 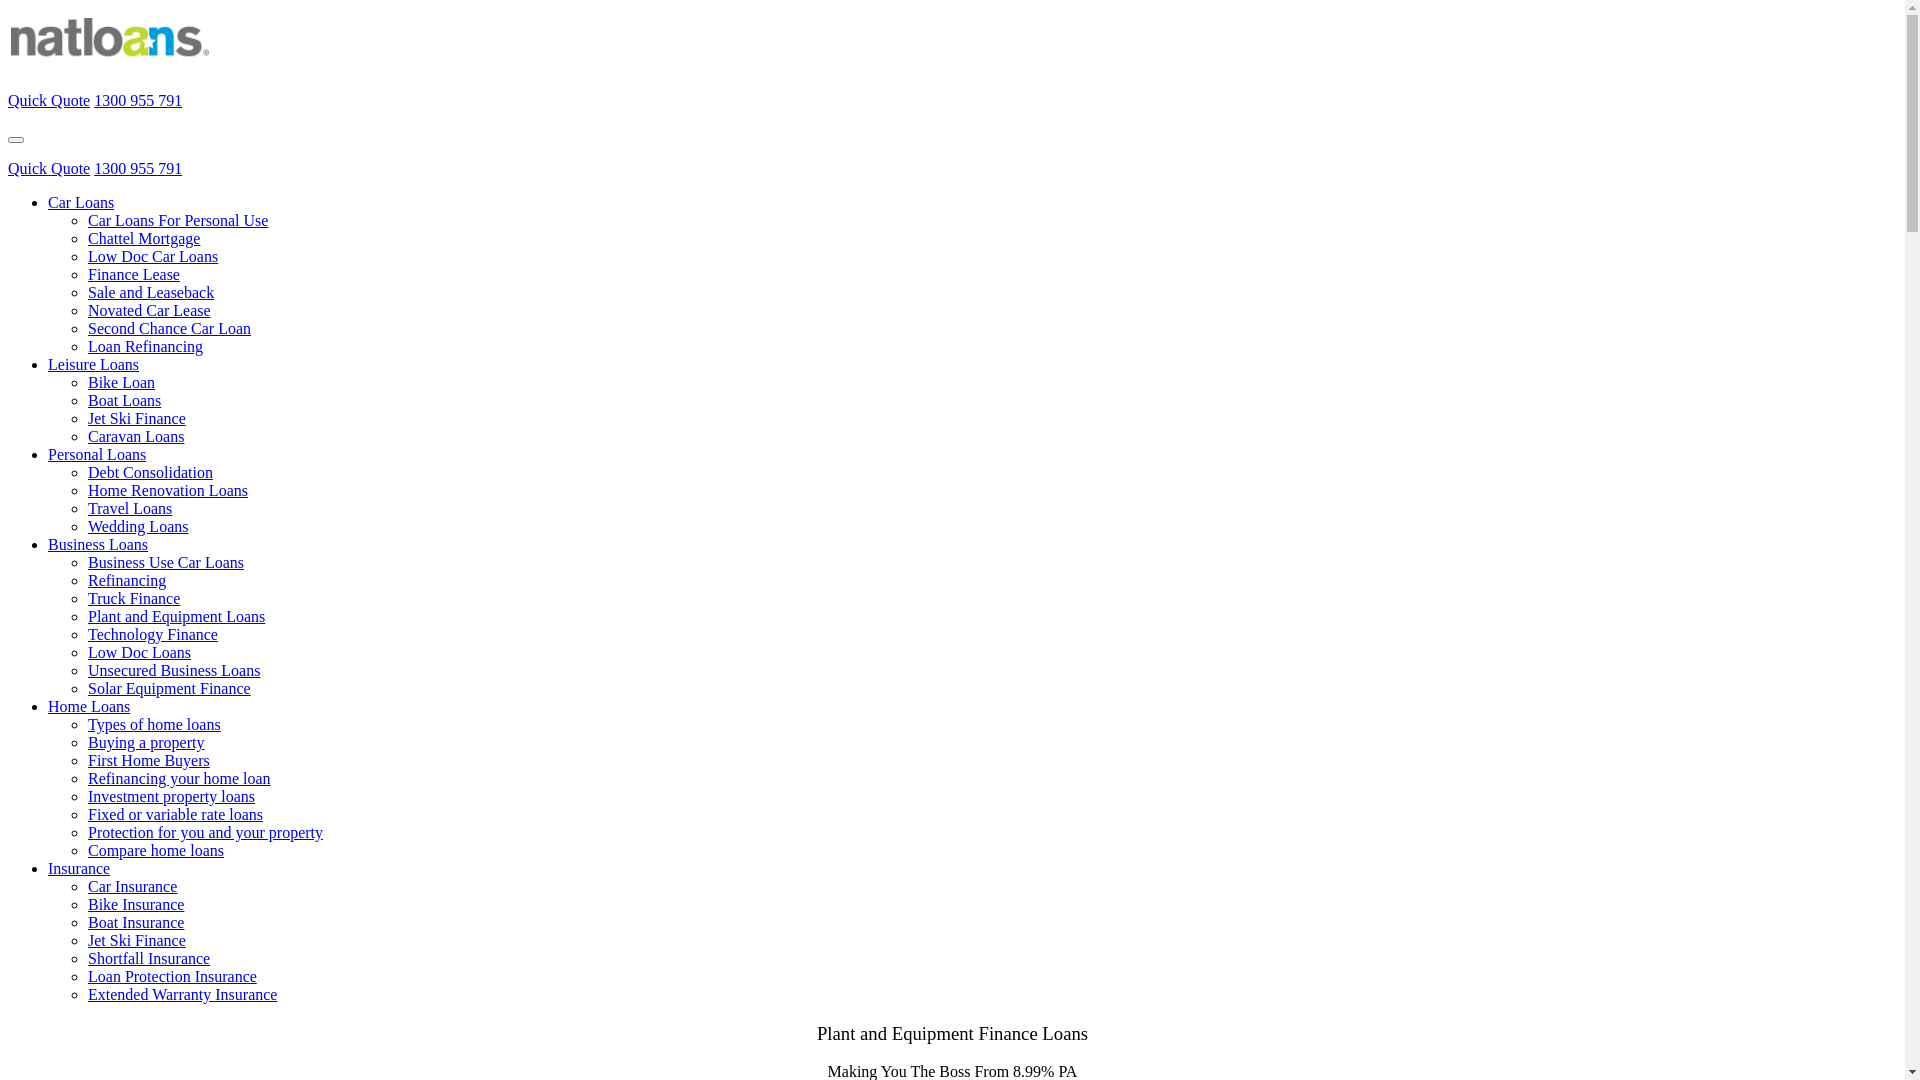 What do you see at coordinates (168, 490) in the screenshot?
I see `'Home Renovation Loans'` at bounding box center [168, 490].